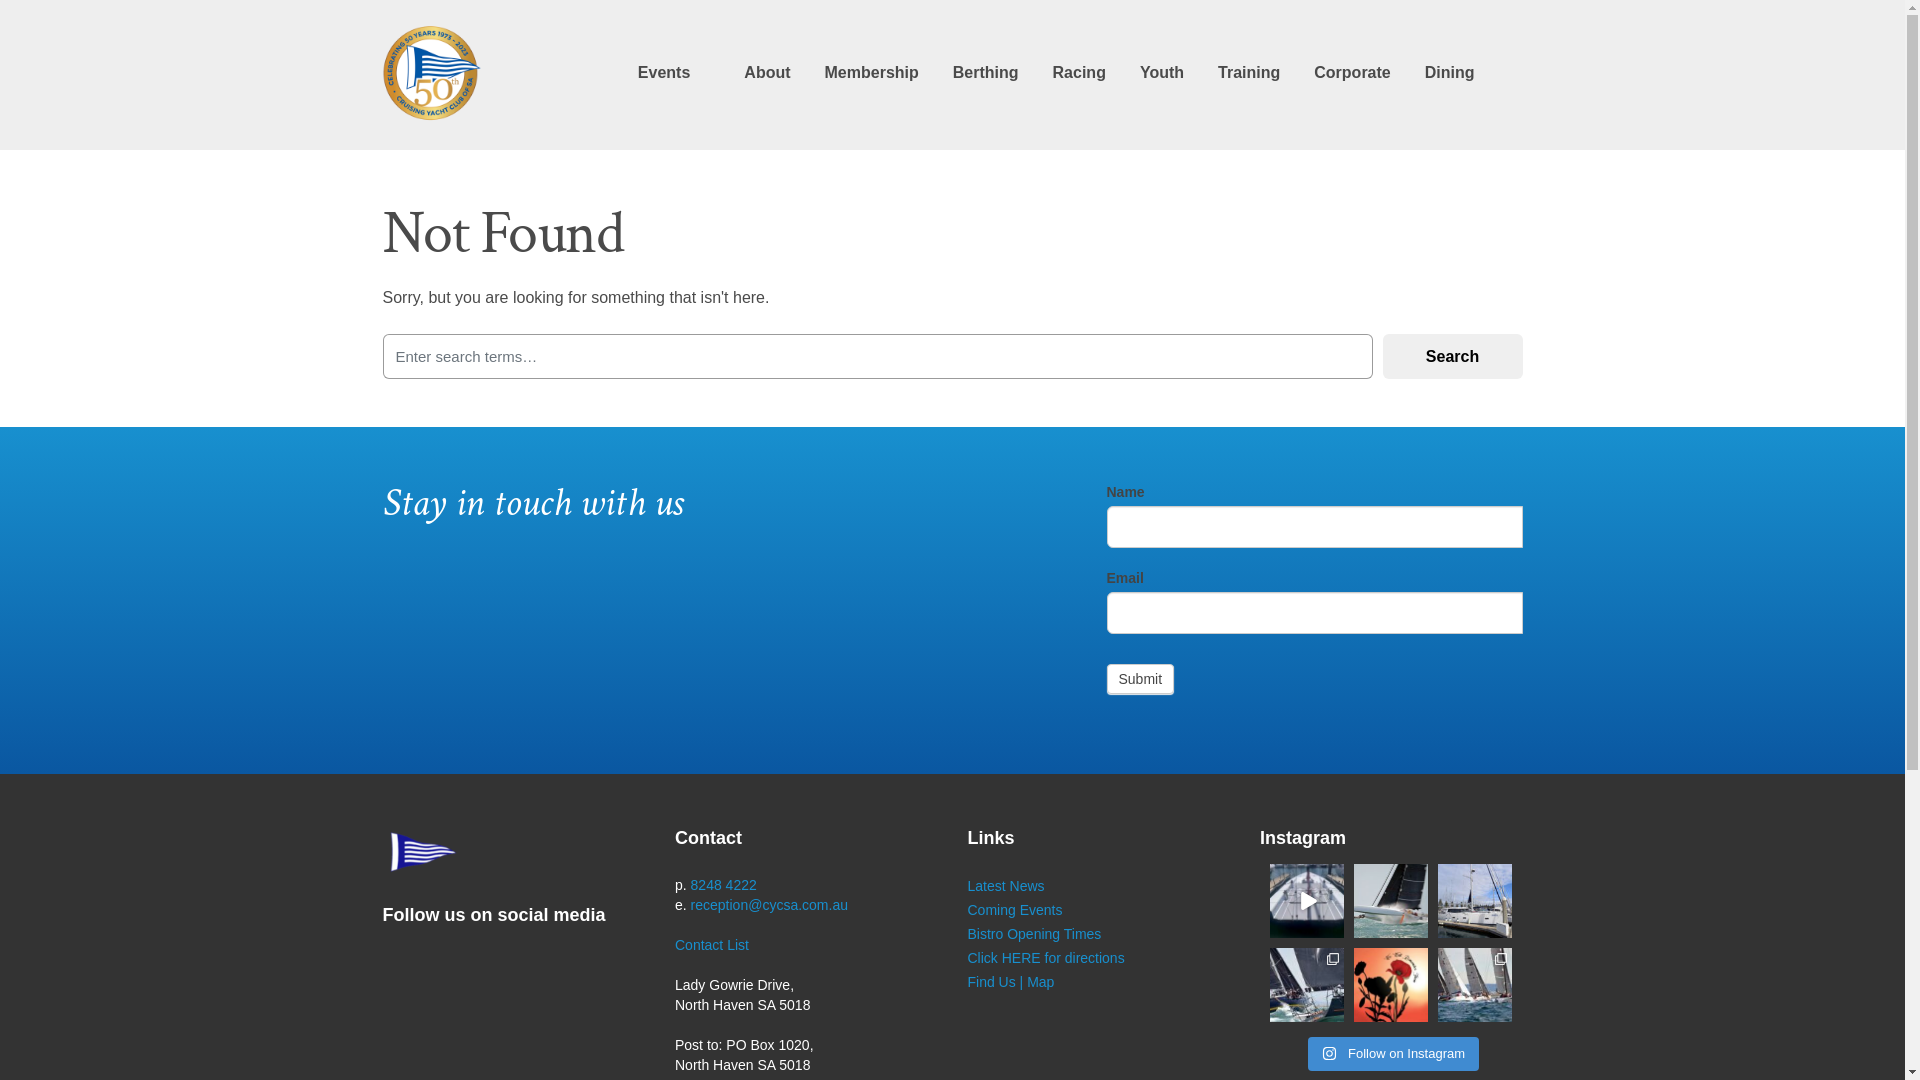 Image resolution: width=1920 pixels, height=1080 pixels. What do you see at coordinates (1035, 933) in the screenshot?
I see `'Bistro Opening Times'` at bounding box center [1035, 933].